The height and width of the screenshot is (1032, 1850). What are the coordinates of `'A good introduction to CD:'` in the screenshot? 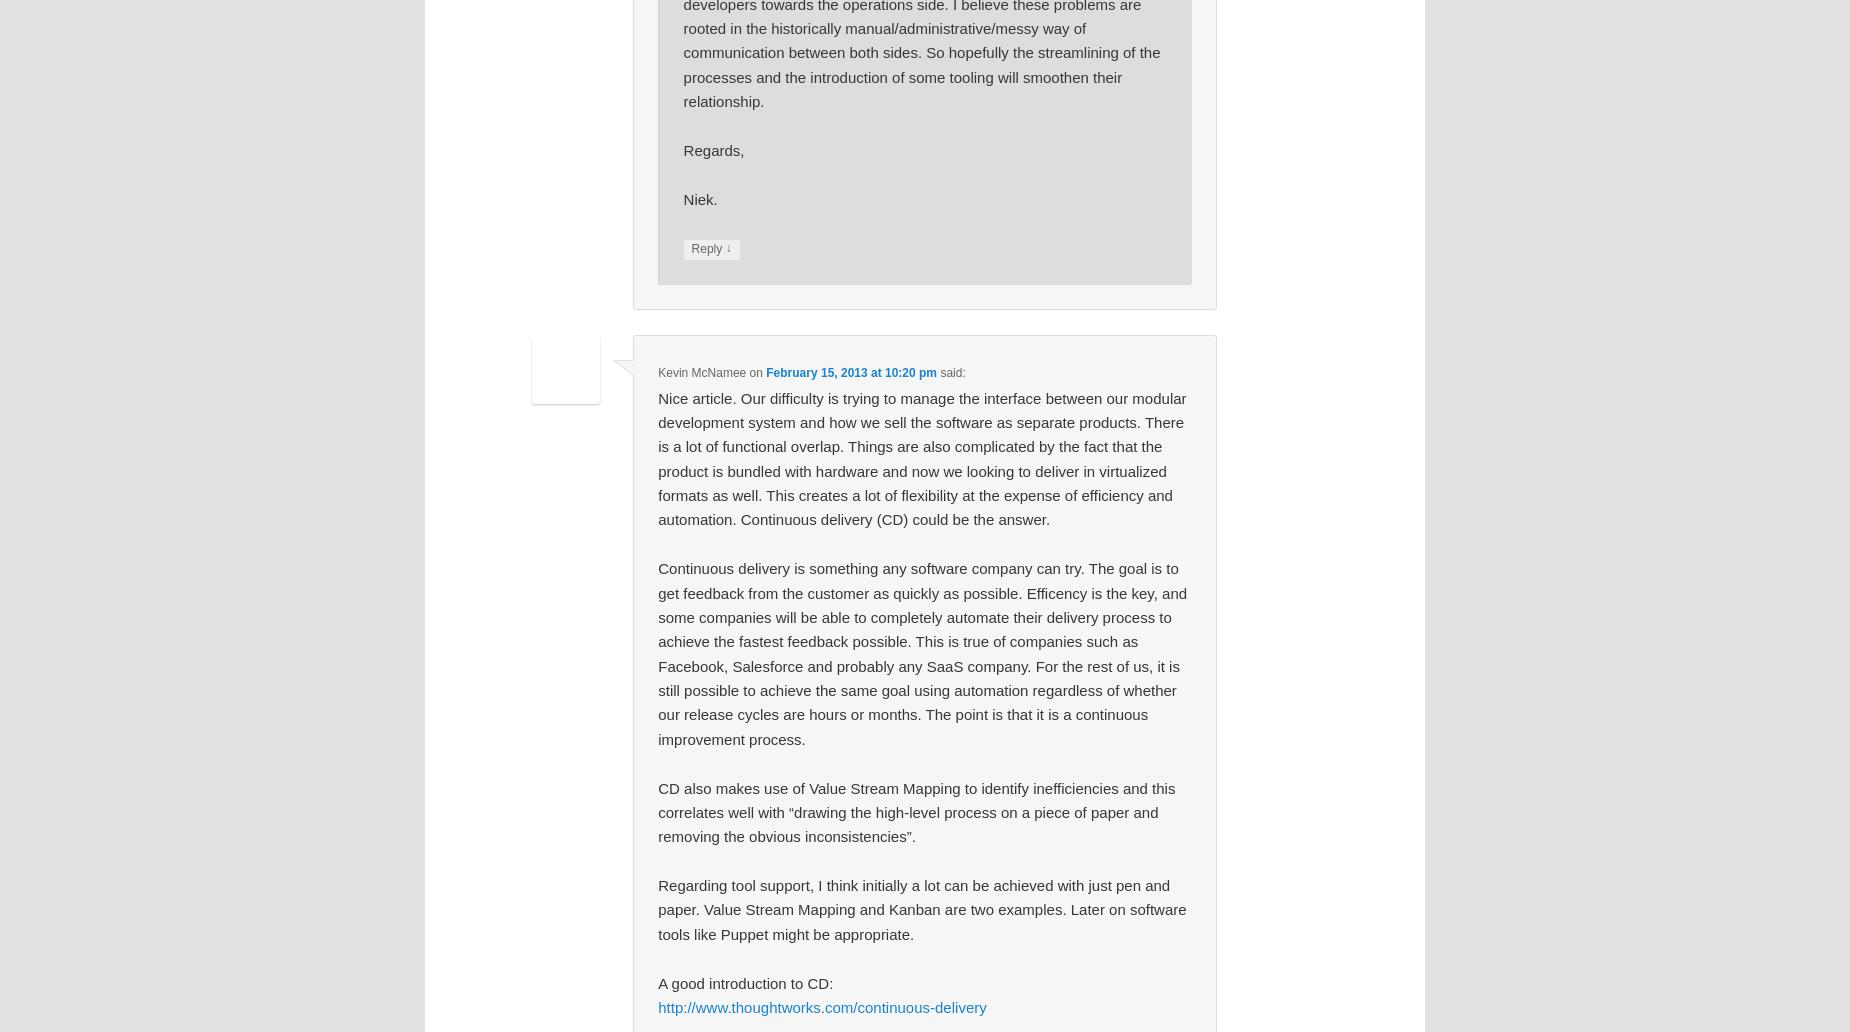 It's located at (658, 981).